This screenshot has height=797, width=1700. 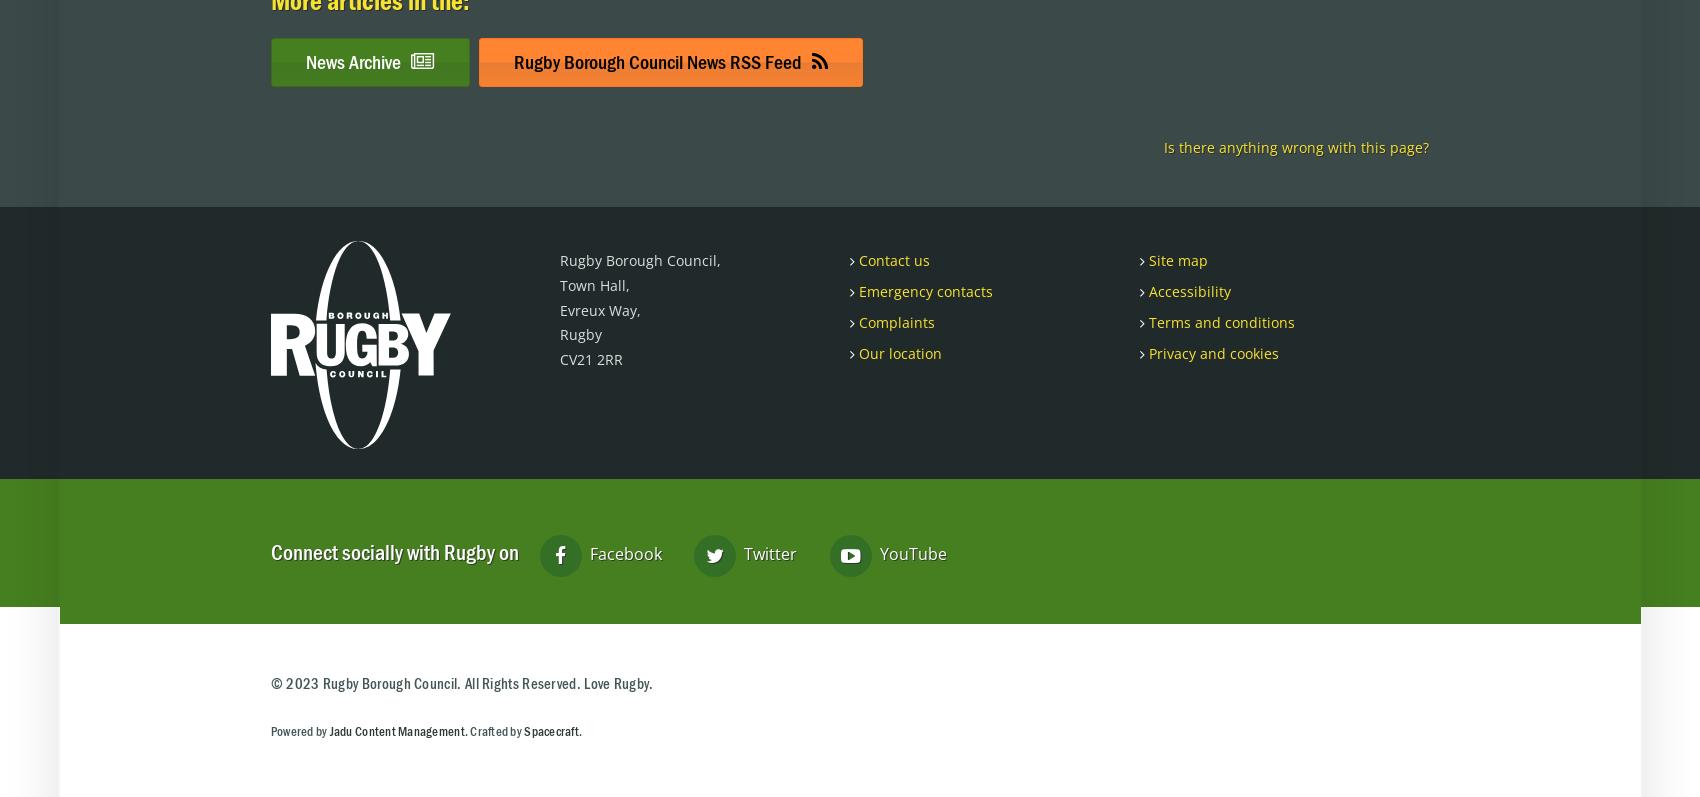 What do you see at coordinates (494, 731) in the screenshot?
I see `'. Crafted by'` at bounding box center [494, 731].